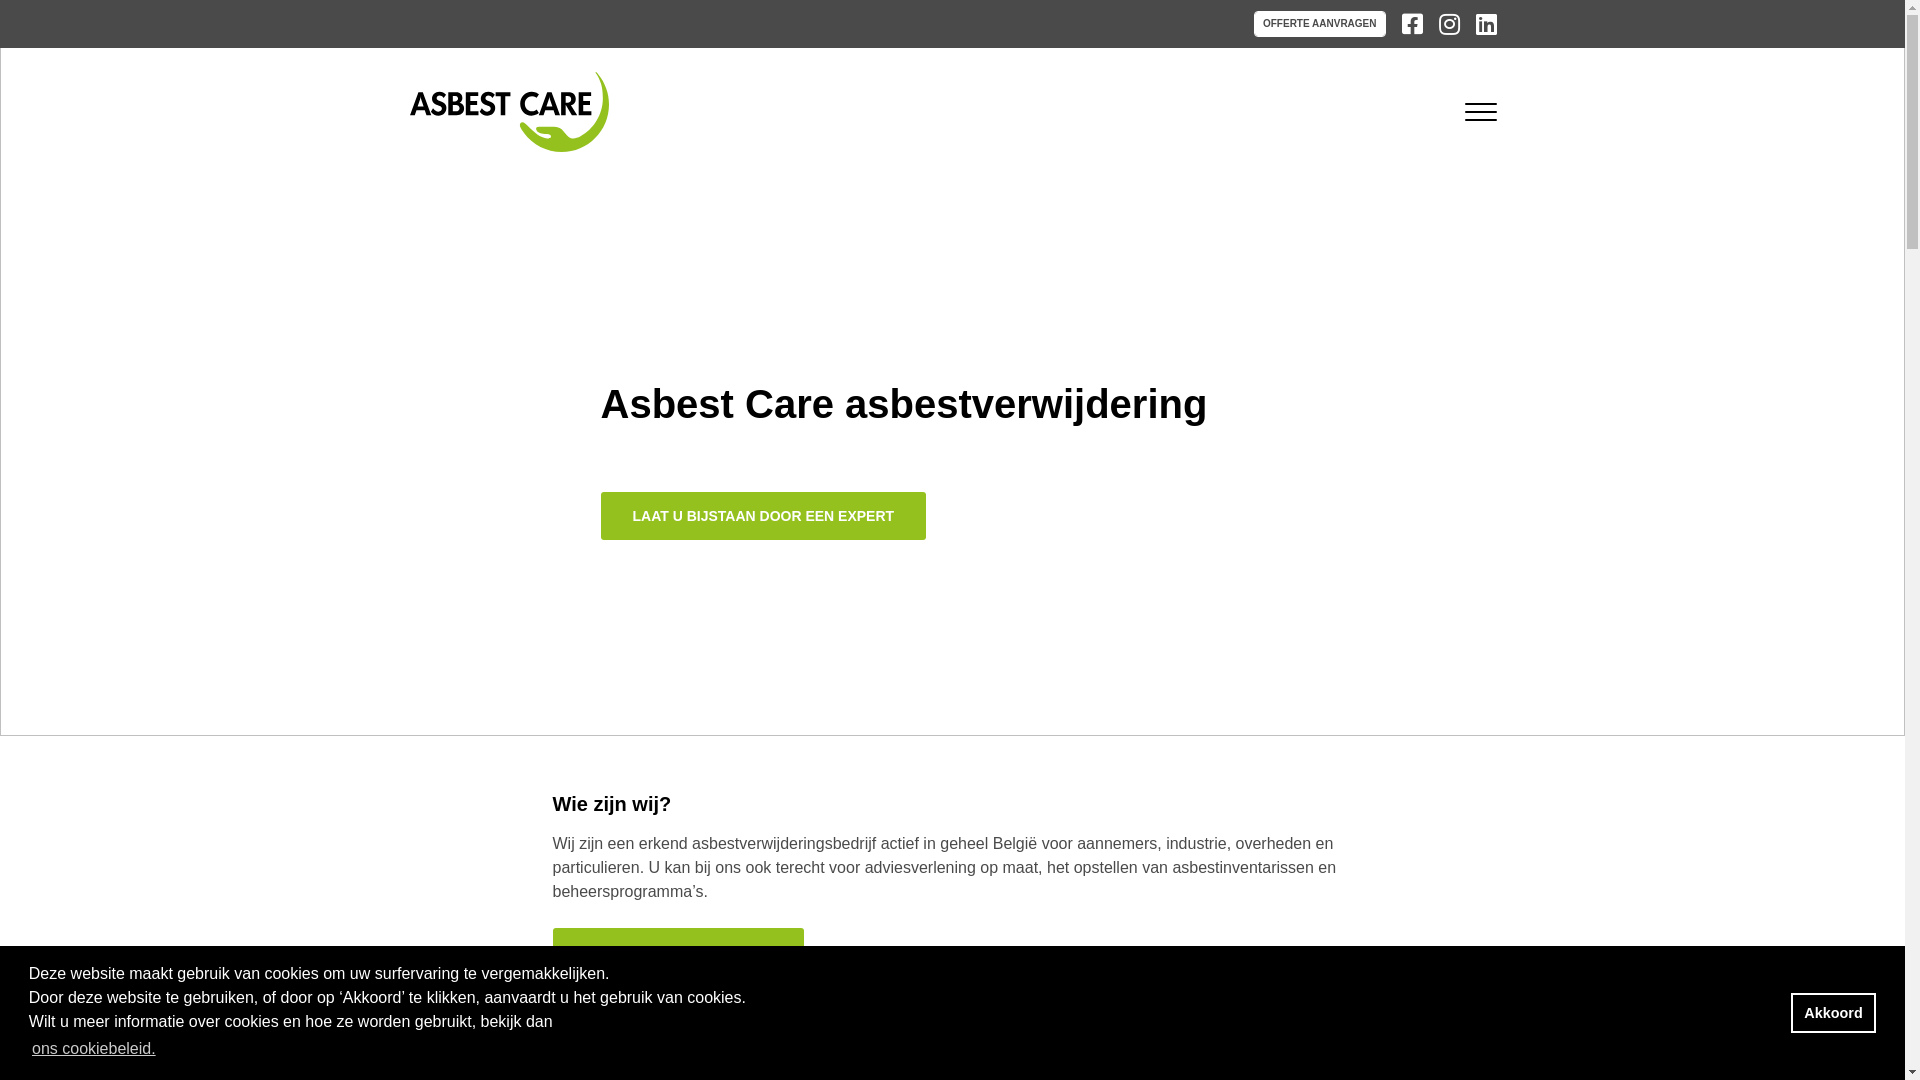 The width and height of the screenshot is (1920, 1080). Describe the element at coordinates (762, 515) in the screenshot. I see `'LAAT U BIJSTAAN DOOR EEN EXPERT'` at that location.